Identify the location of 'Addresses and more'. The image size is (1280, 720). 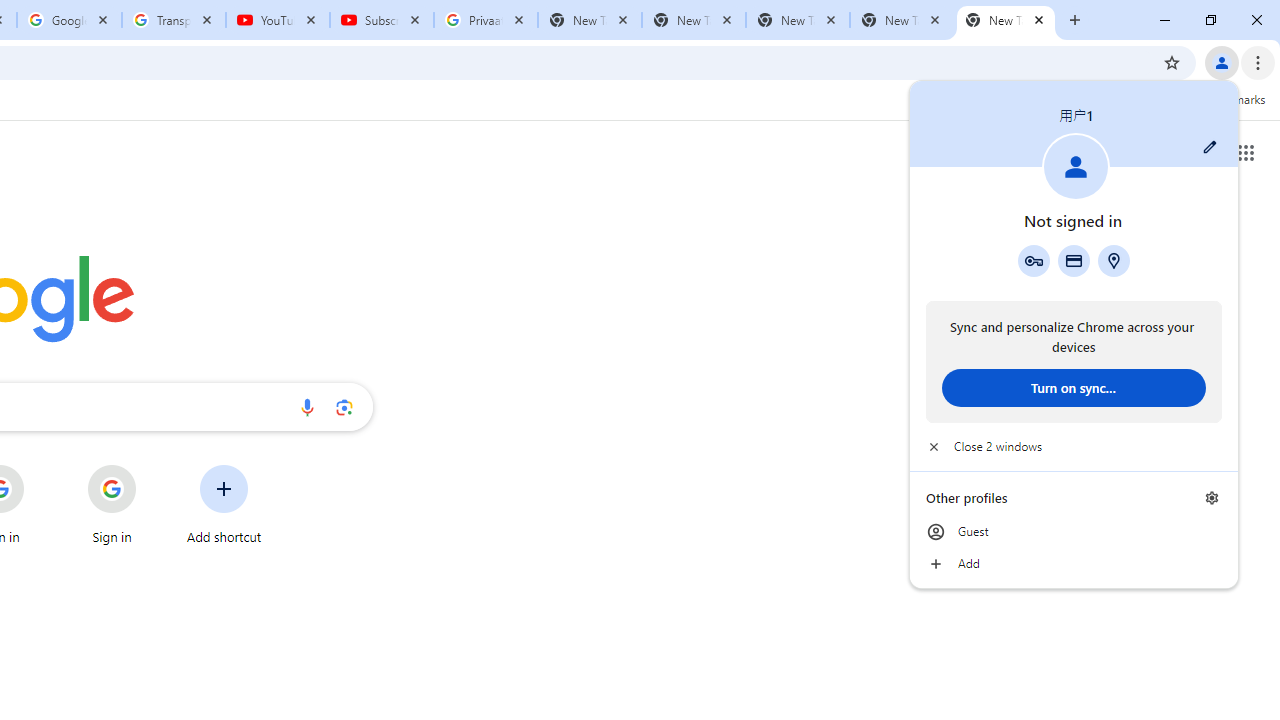
(1113, 260).